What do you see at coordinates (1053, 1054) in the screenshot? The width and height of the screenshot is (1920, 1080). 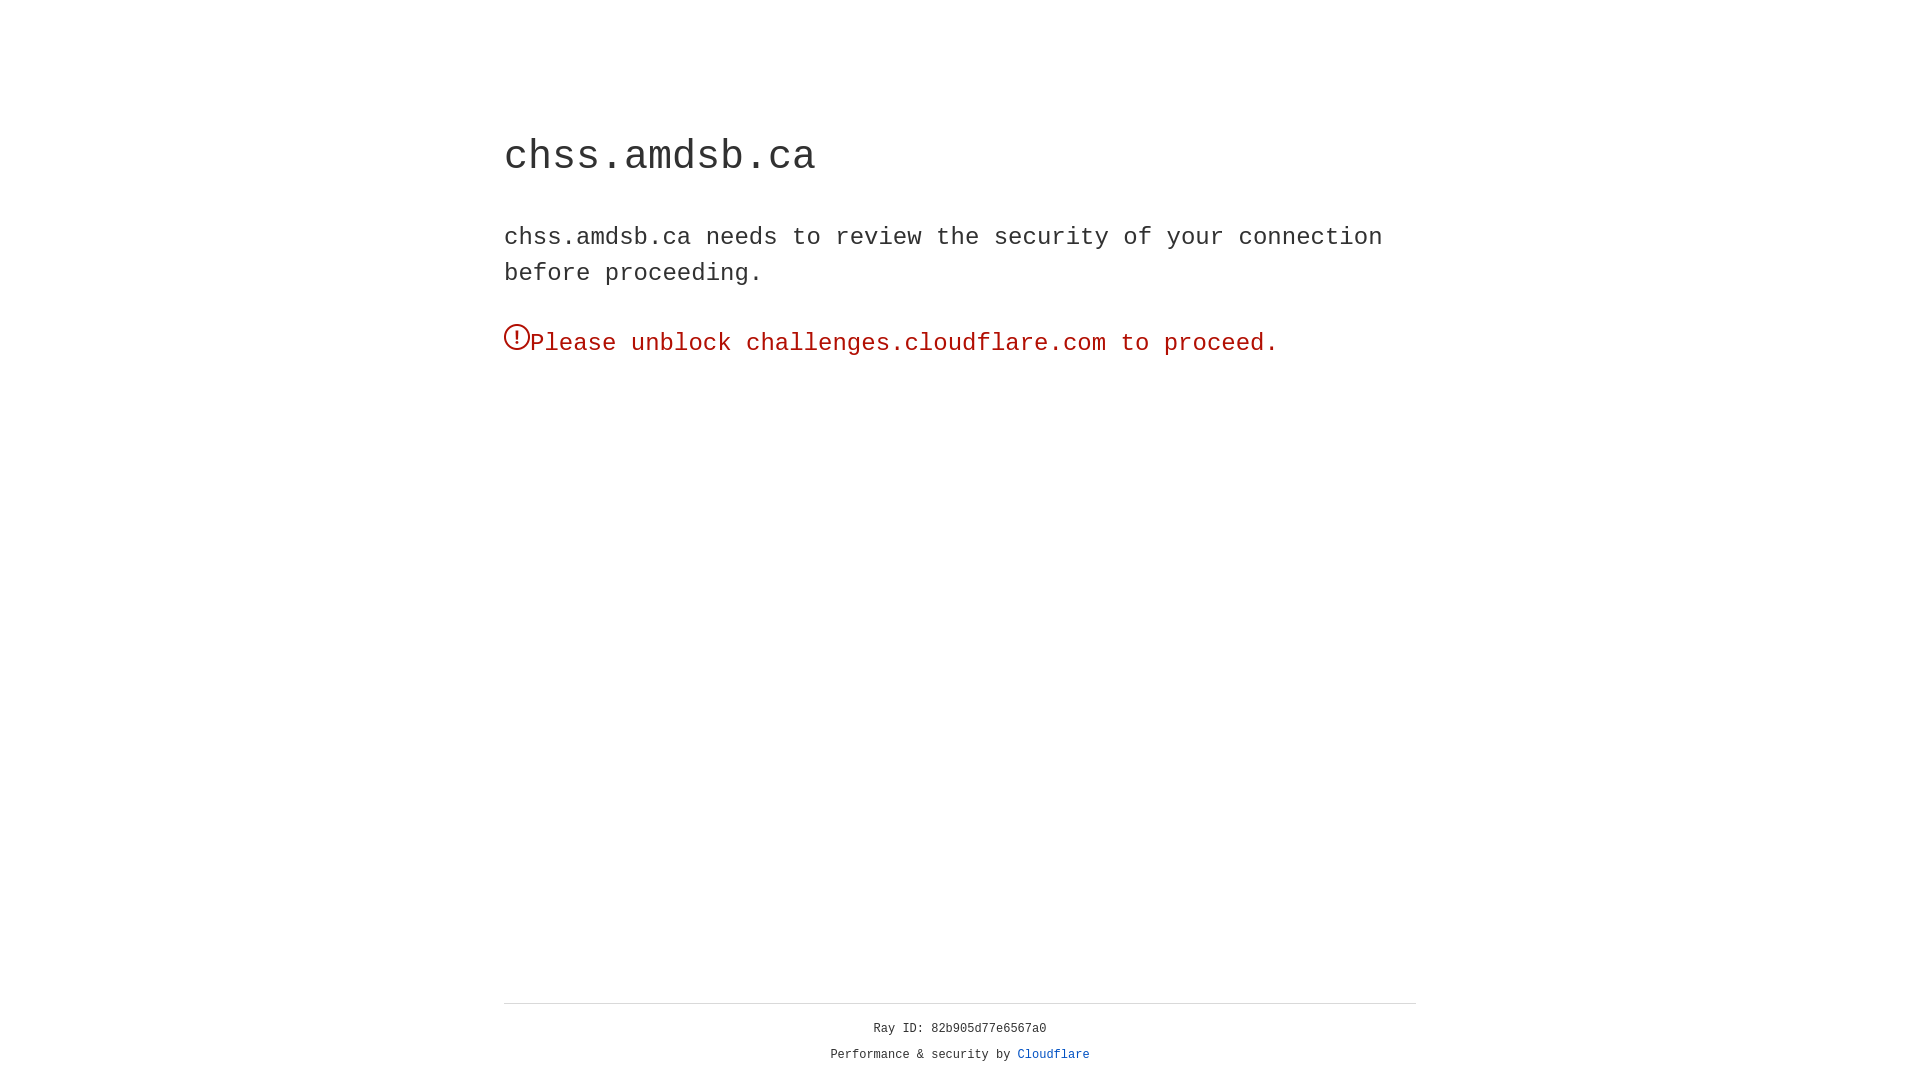 I see `'Cloudflare'` at bounding box center [1053, 1054].